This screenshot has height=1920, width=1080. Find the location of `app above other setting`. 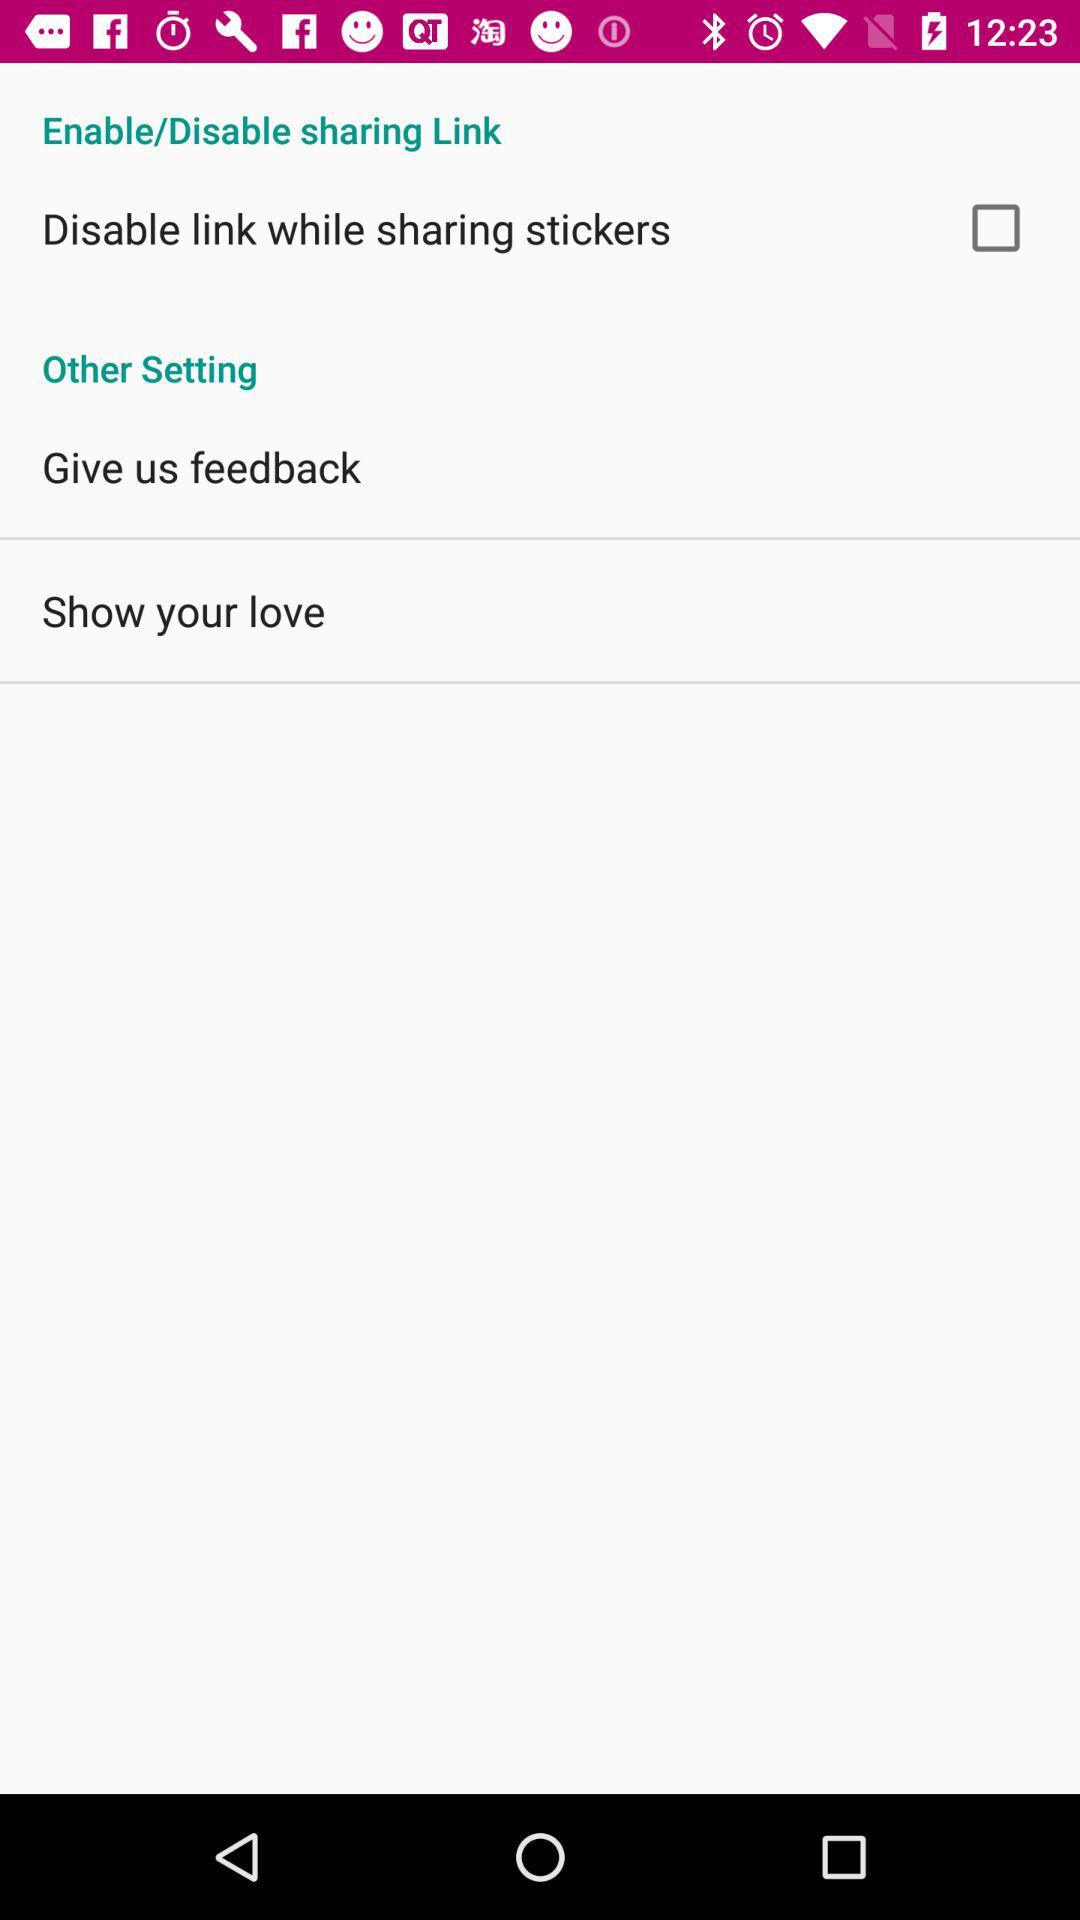

app above other setting is located at coordinates (995, 227).